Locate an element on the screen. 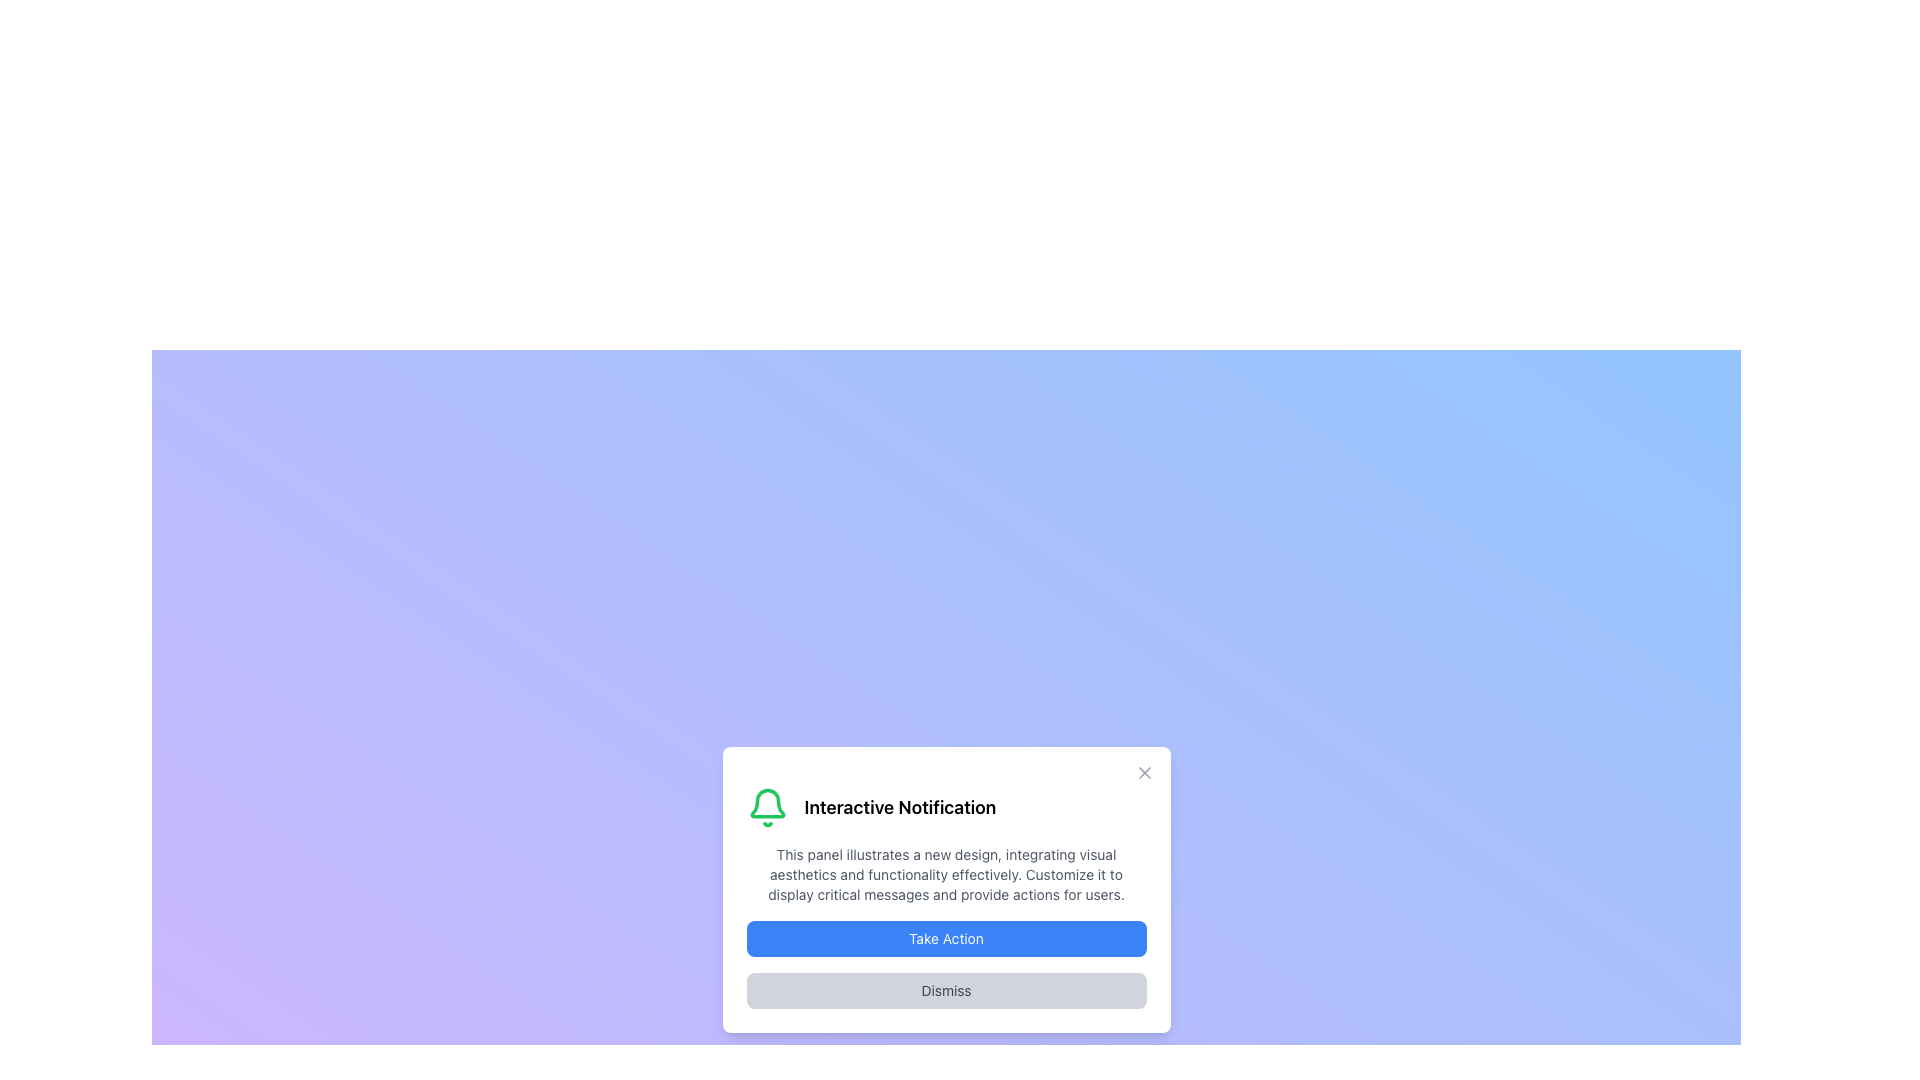  the close icon button represented by a diagonal cross (X) located in the top-right corner of the card-like panel is located at coordinates (1144, 771).